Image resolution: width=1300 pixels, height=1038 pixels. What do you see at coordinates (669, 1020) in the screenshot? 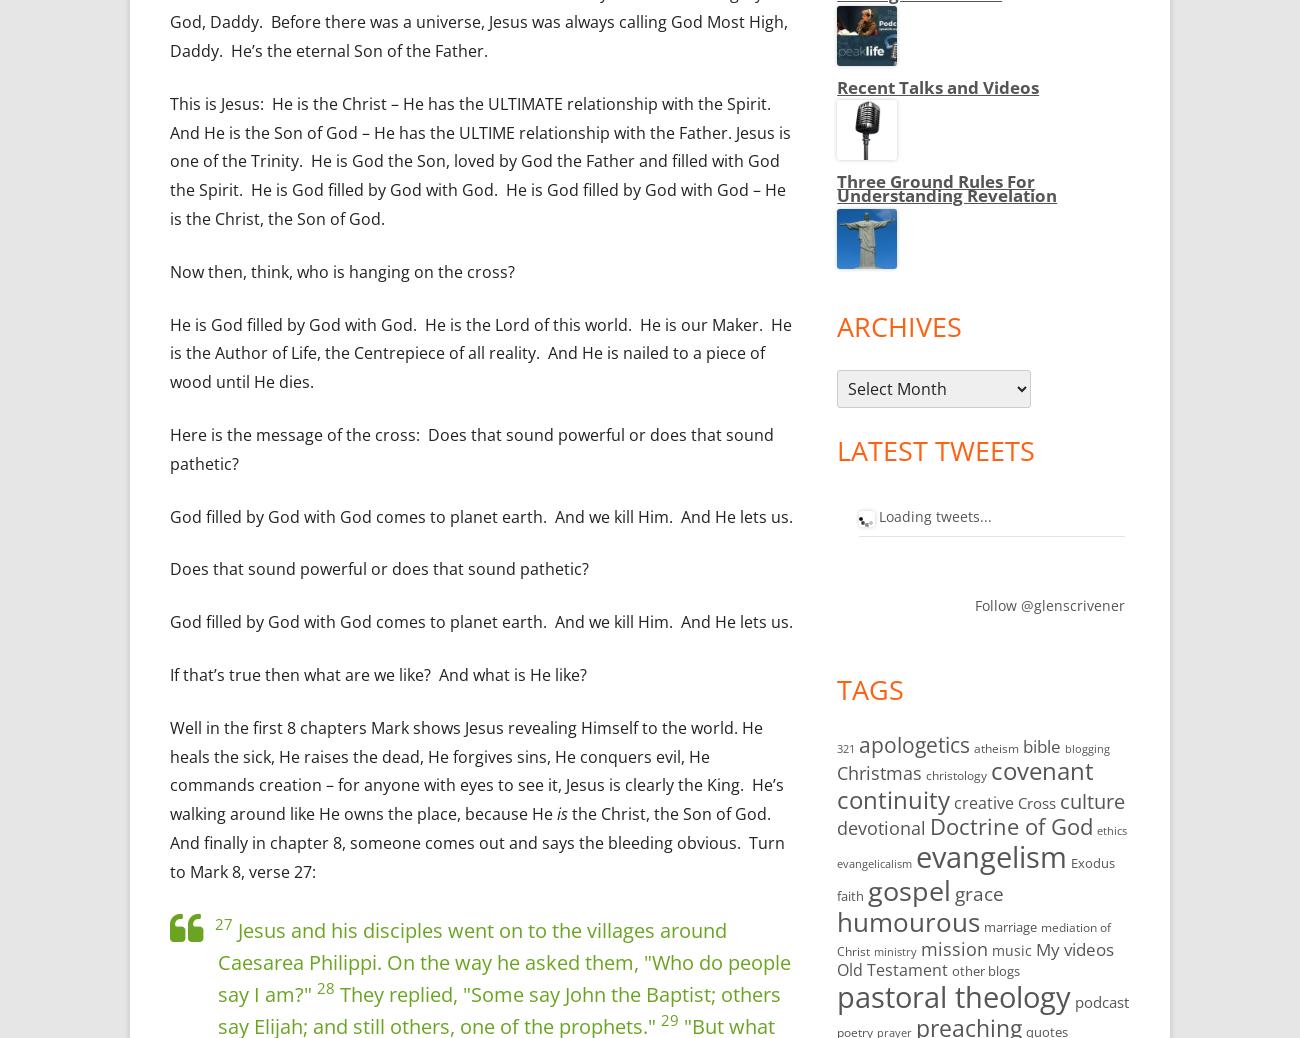
I see `'29'` at bounding box center [669, 1020].